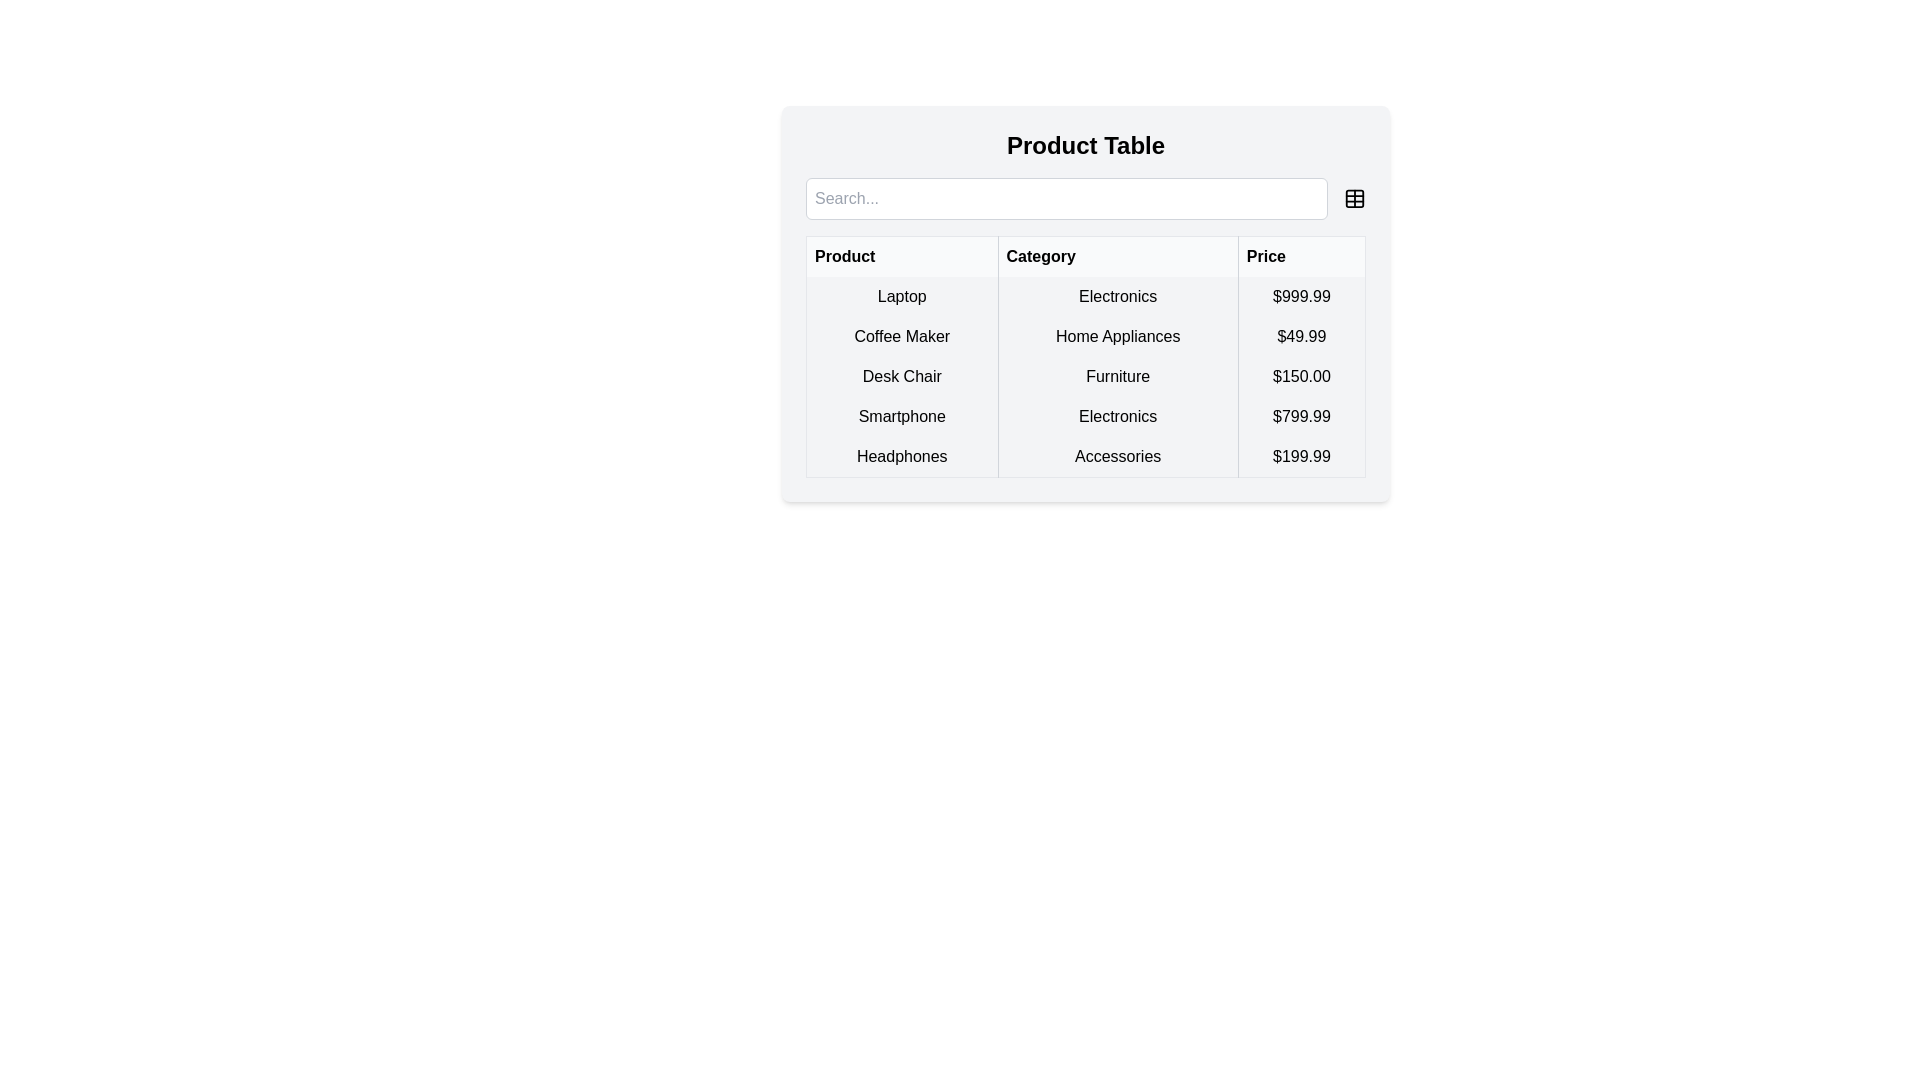  I want to click on the table-grid icon located to the far right of the search input field in the header area above the data table for additional details, so click(1354, 199).